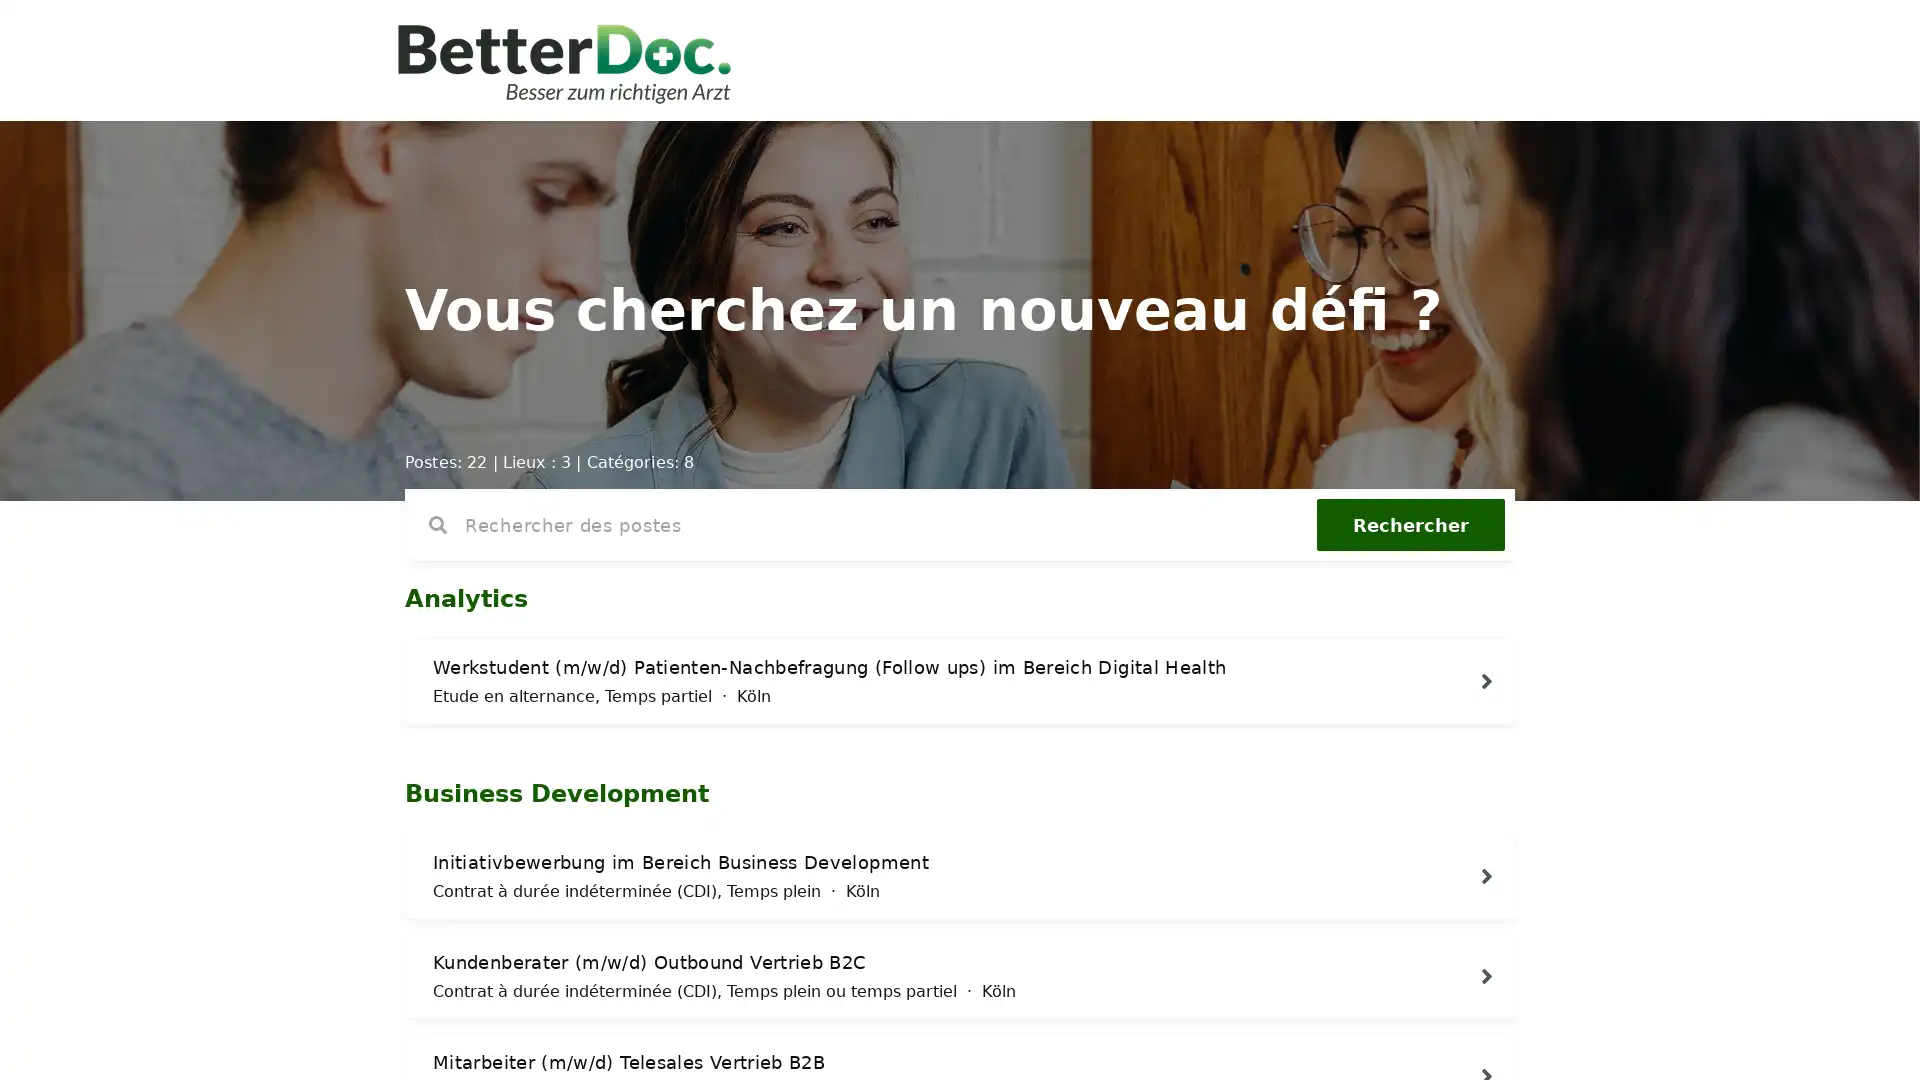 This screenshot has width=1920, height=1080. What do you see at coordinates (1410, 523) in the screenshot?
I see `Rechercher` at bounding box center [1410, 523].